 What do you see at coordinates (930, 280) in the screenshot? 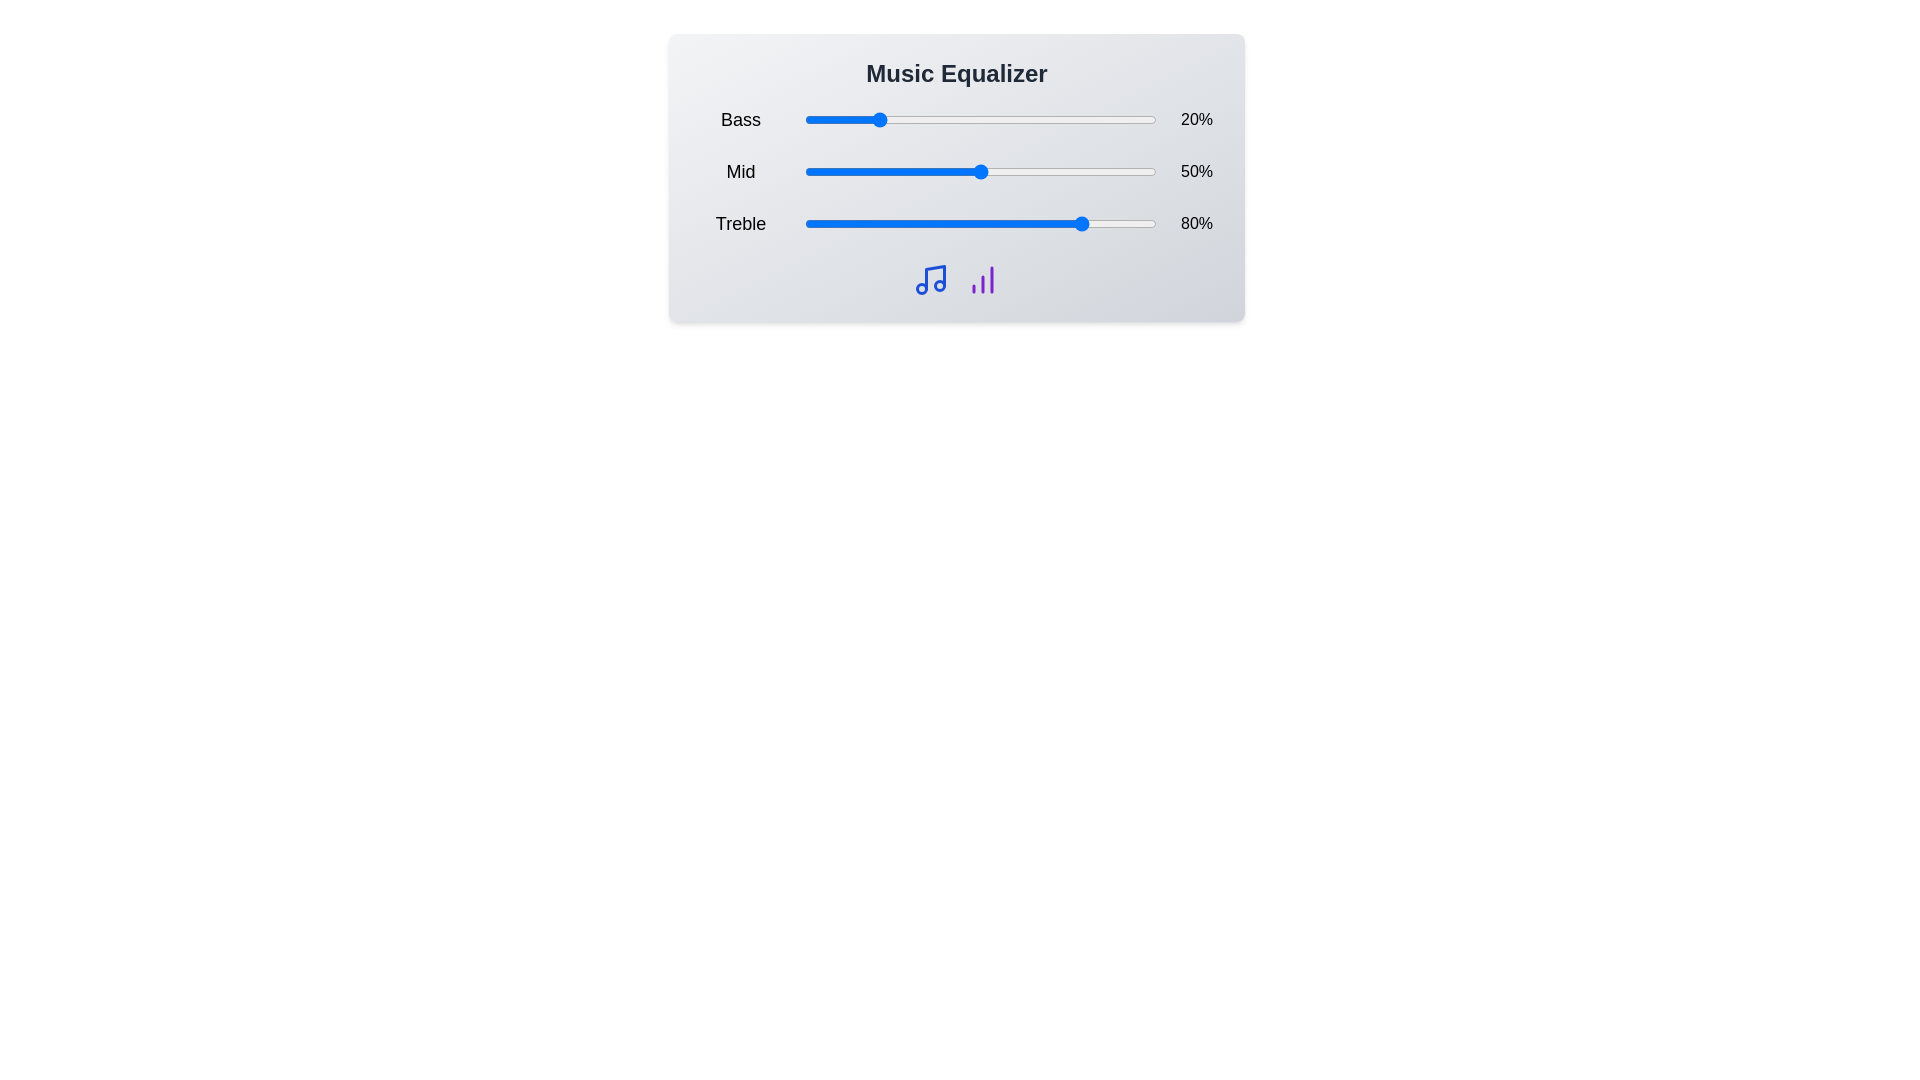
I see `the musical note icon to interact with the music-related feature` at bounding box center [930, 280].